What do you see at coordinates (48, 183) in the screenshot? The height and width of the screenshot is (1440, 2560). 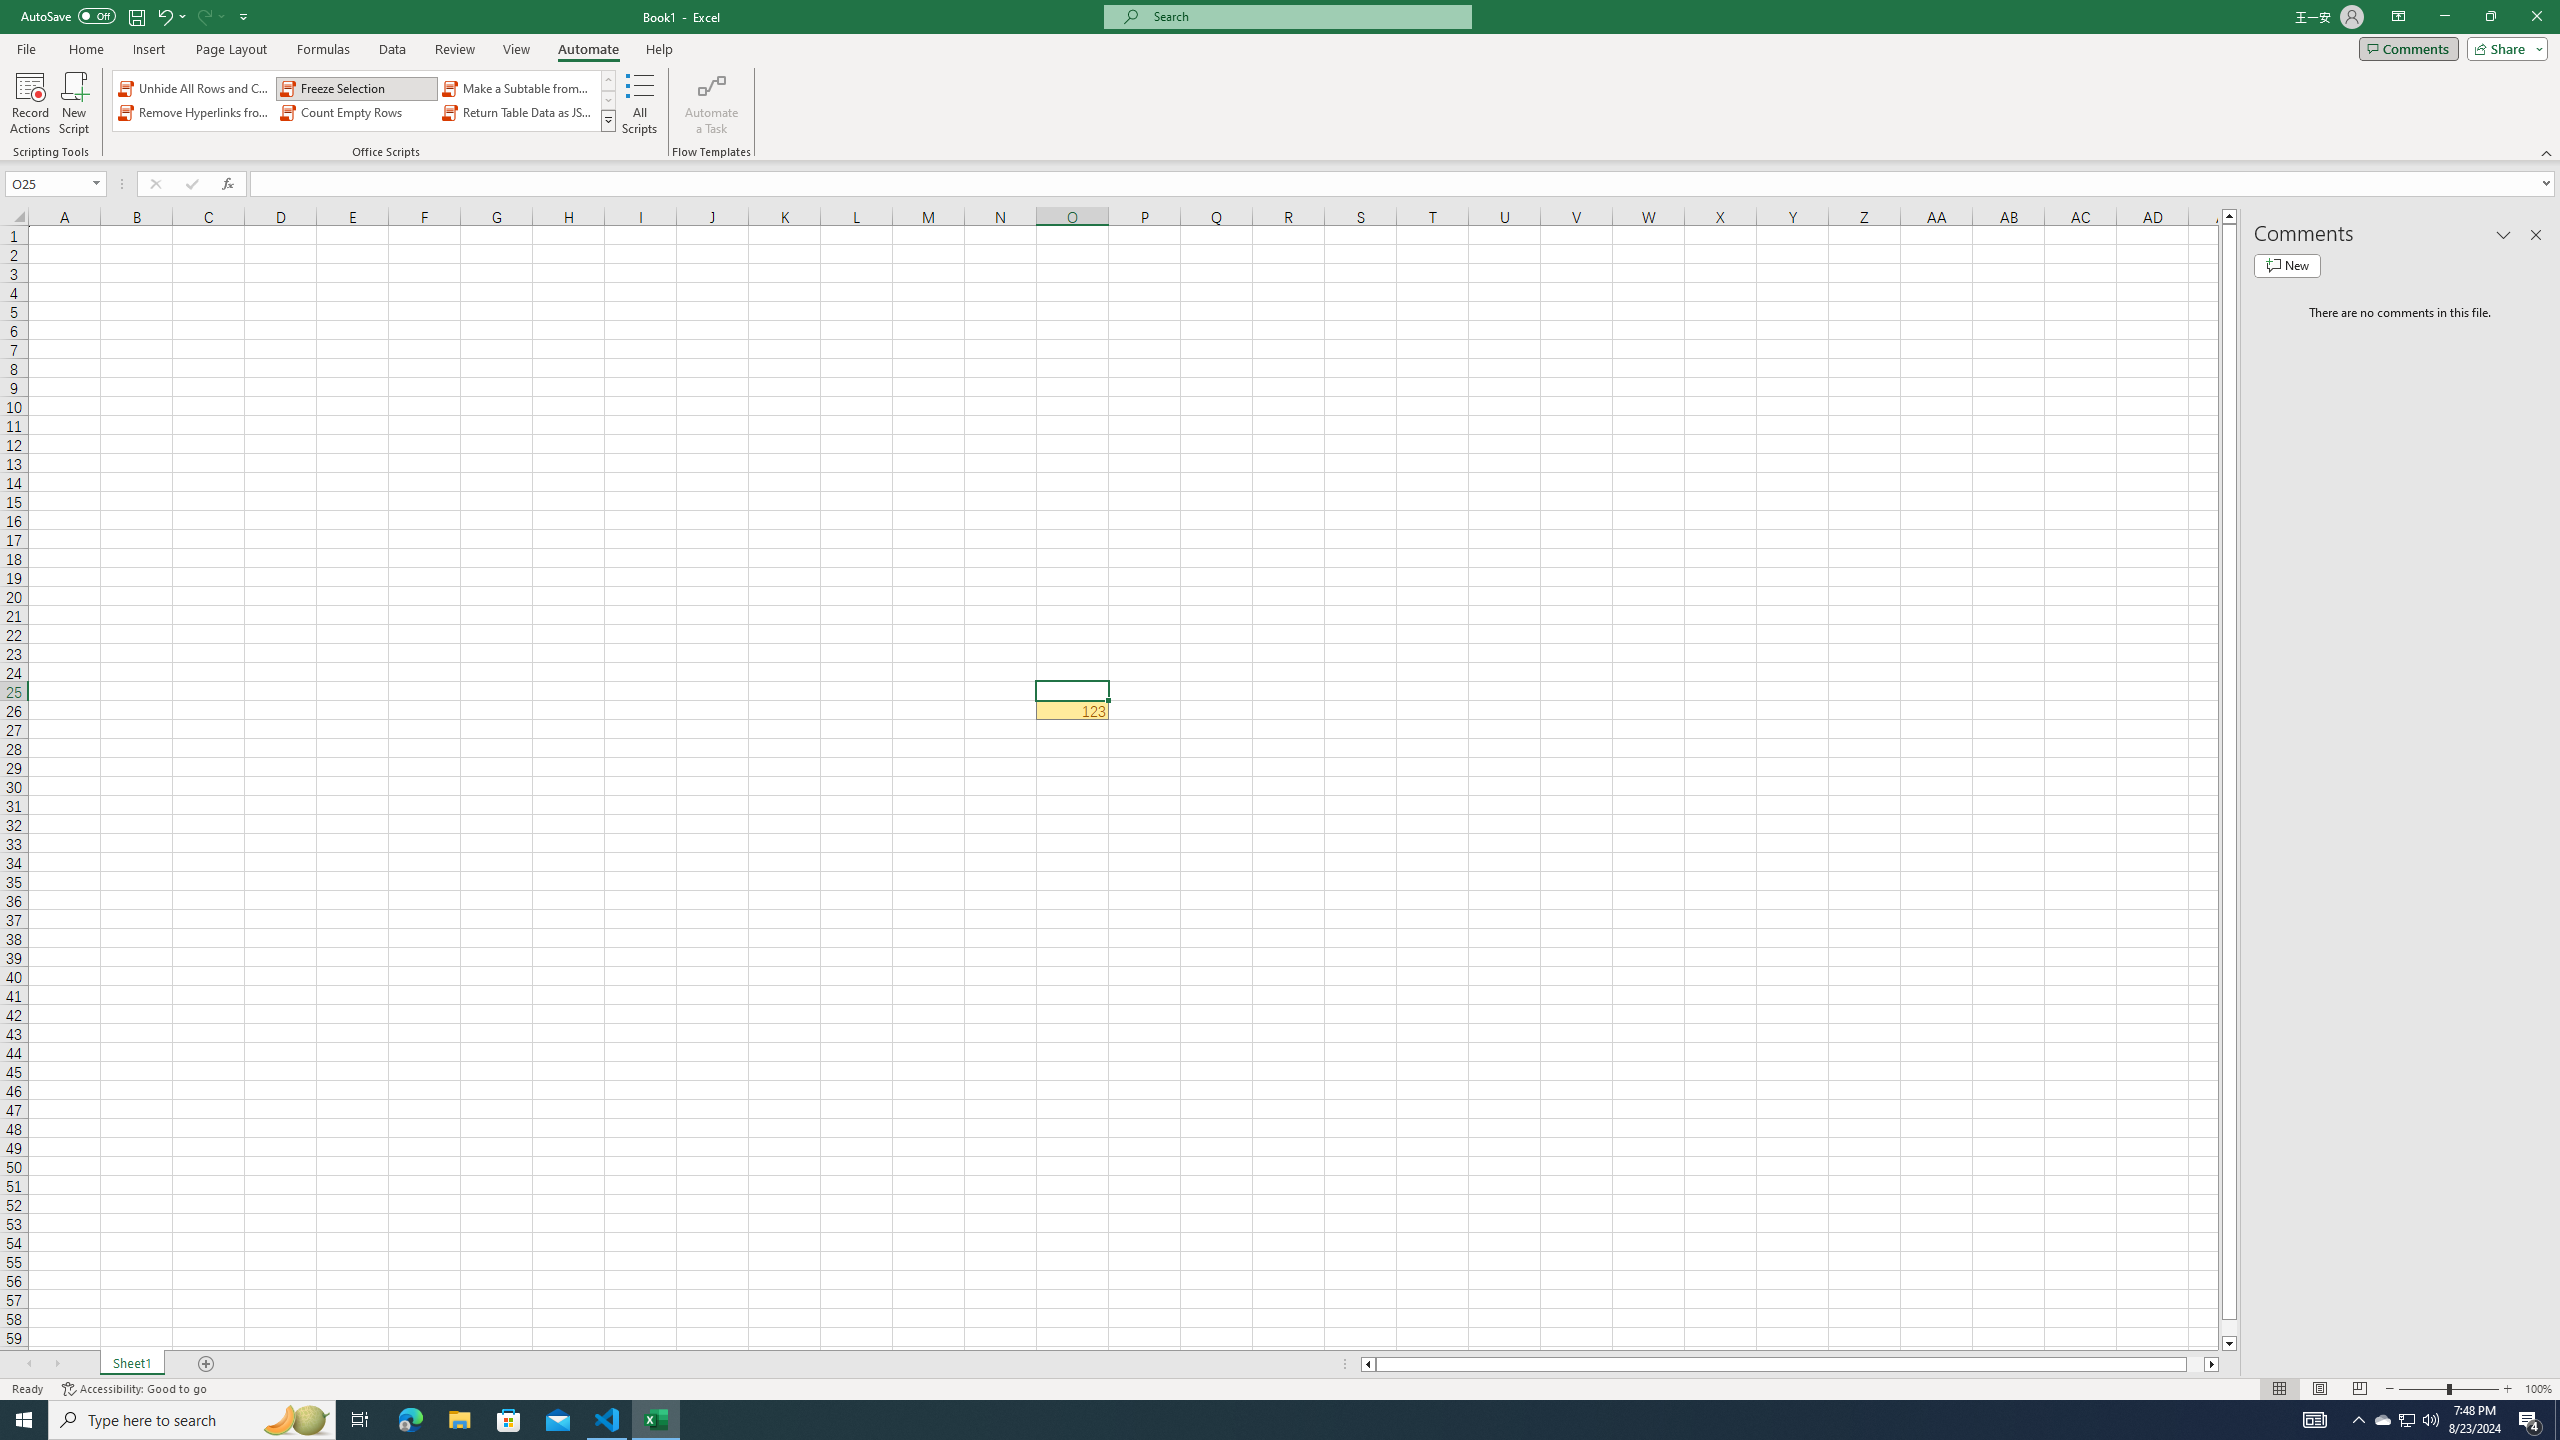 I see `'Name Box'` at bounding box center [48, 183].